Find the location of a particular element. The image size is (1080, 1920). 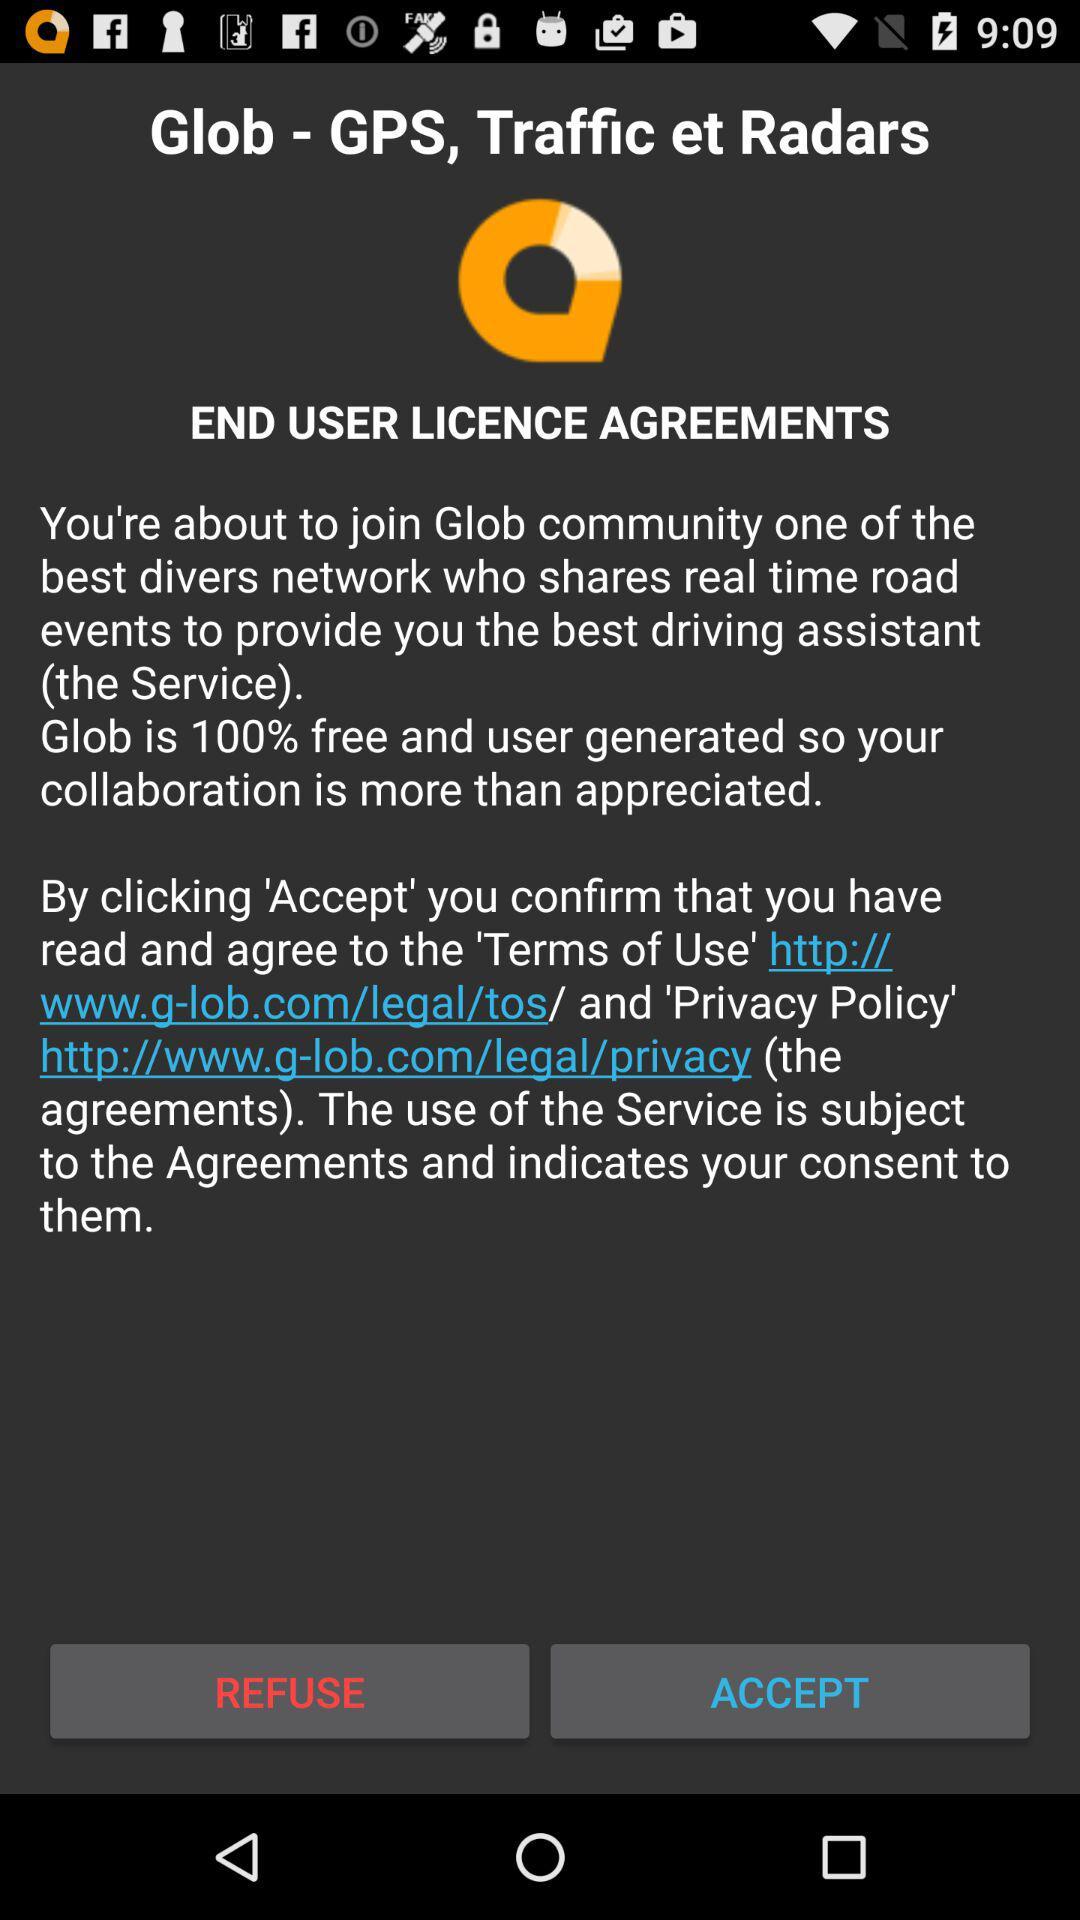

icon to the left of accept icon is located at coordinates (289, 1690).